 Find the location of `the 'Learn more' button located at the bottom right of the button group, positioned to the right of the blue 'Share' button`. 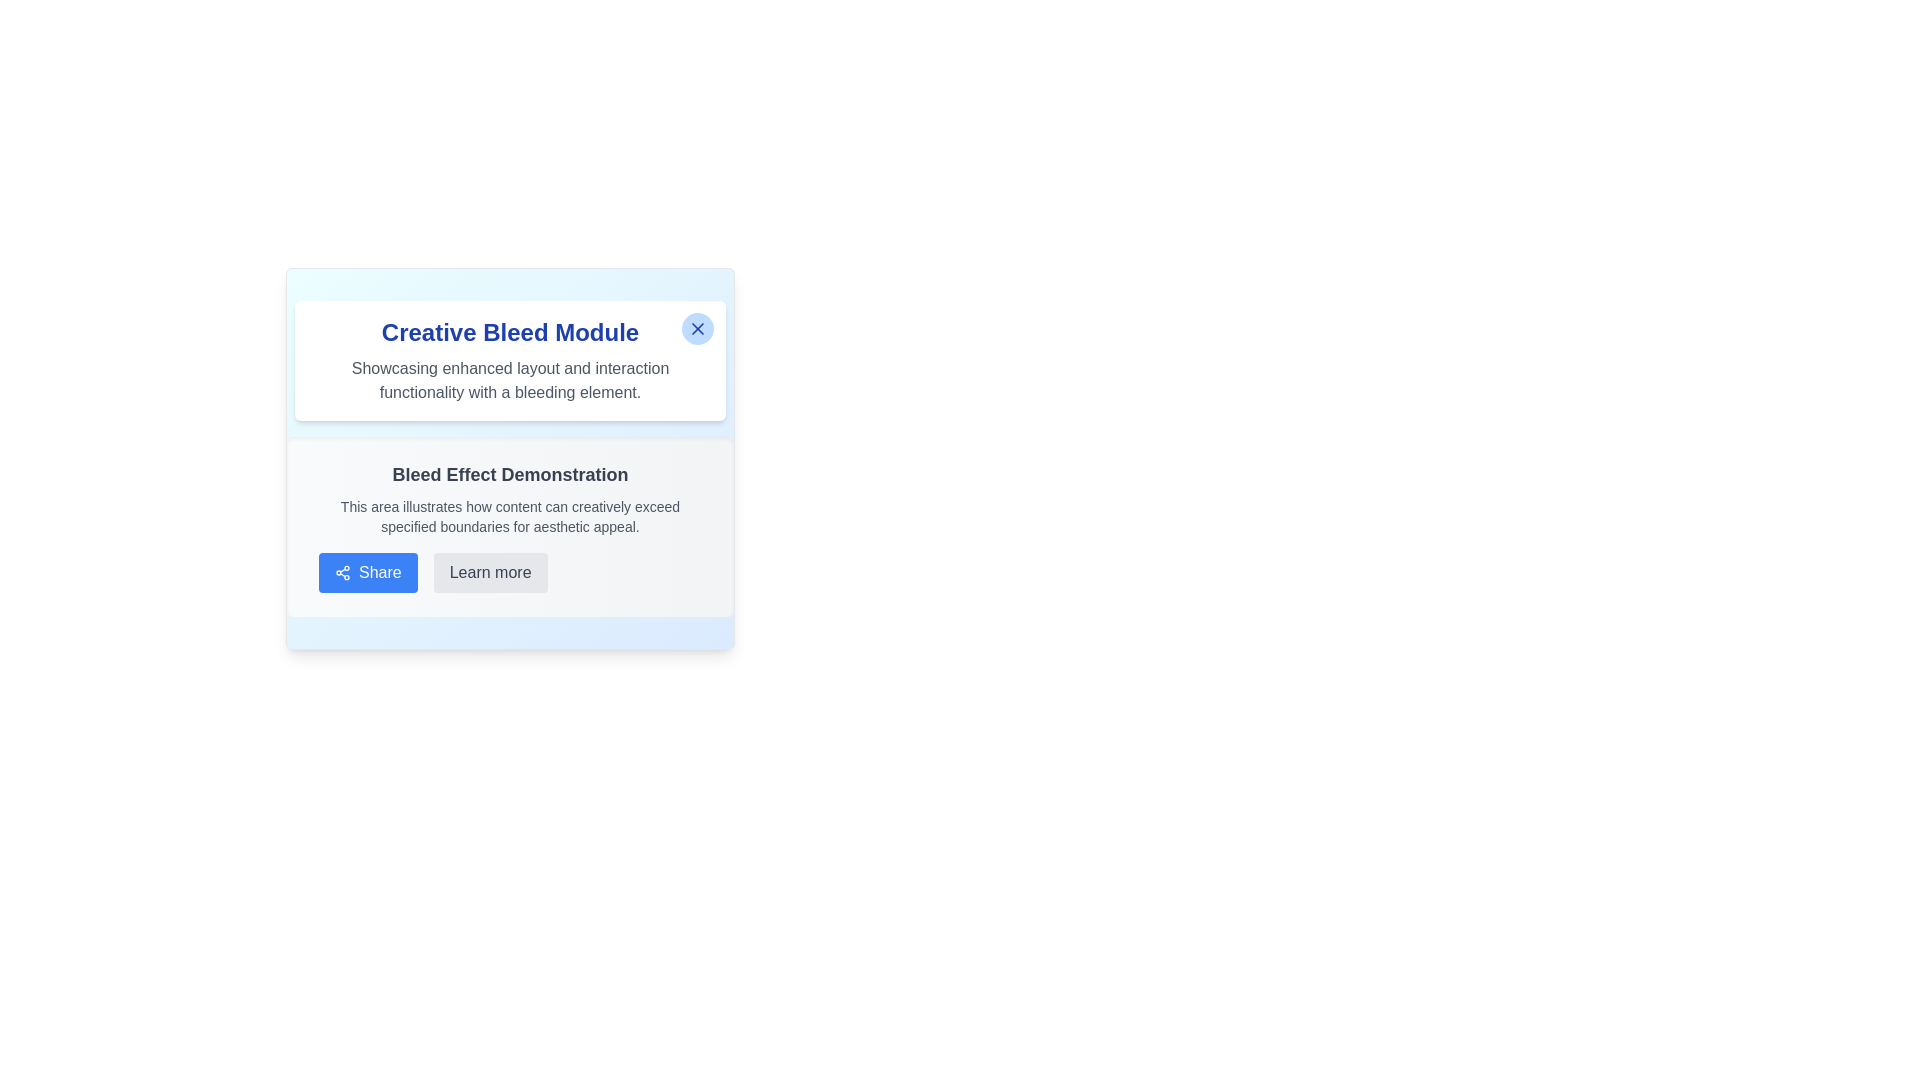

the 'Learn more' button located at the bottom right of the button group, positioned to the right of the blue 'Share' button is located at coordinates (490, 573).